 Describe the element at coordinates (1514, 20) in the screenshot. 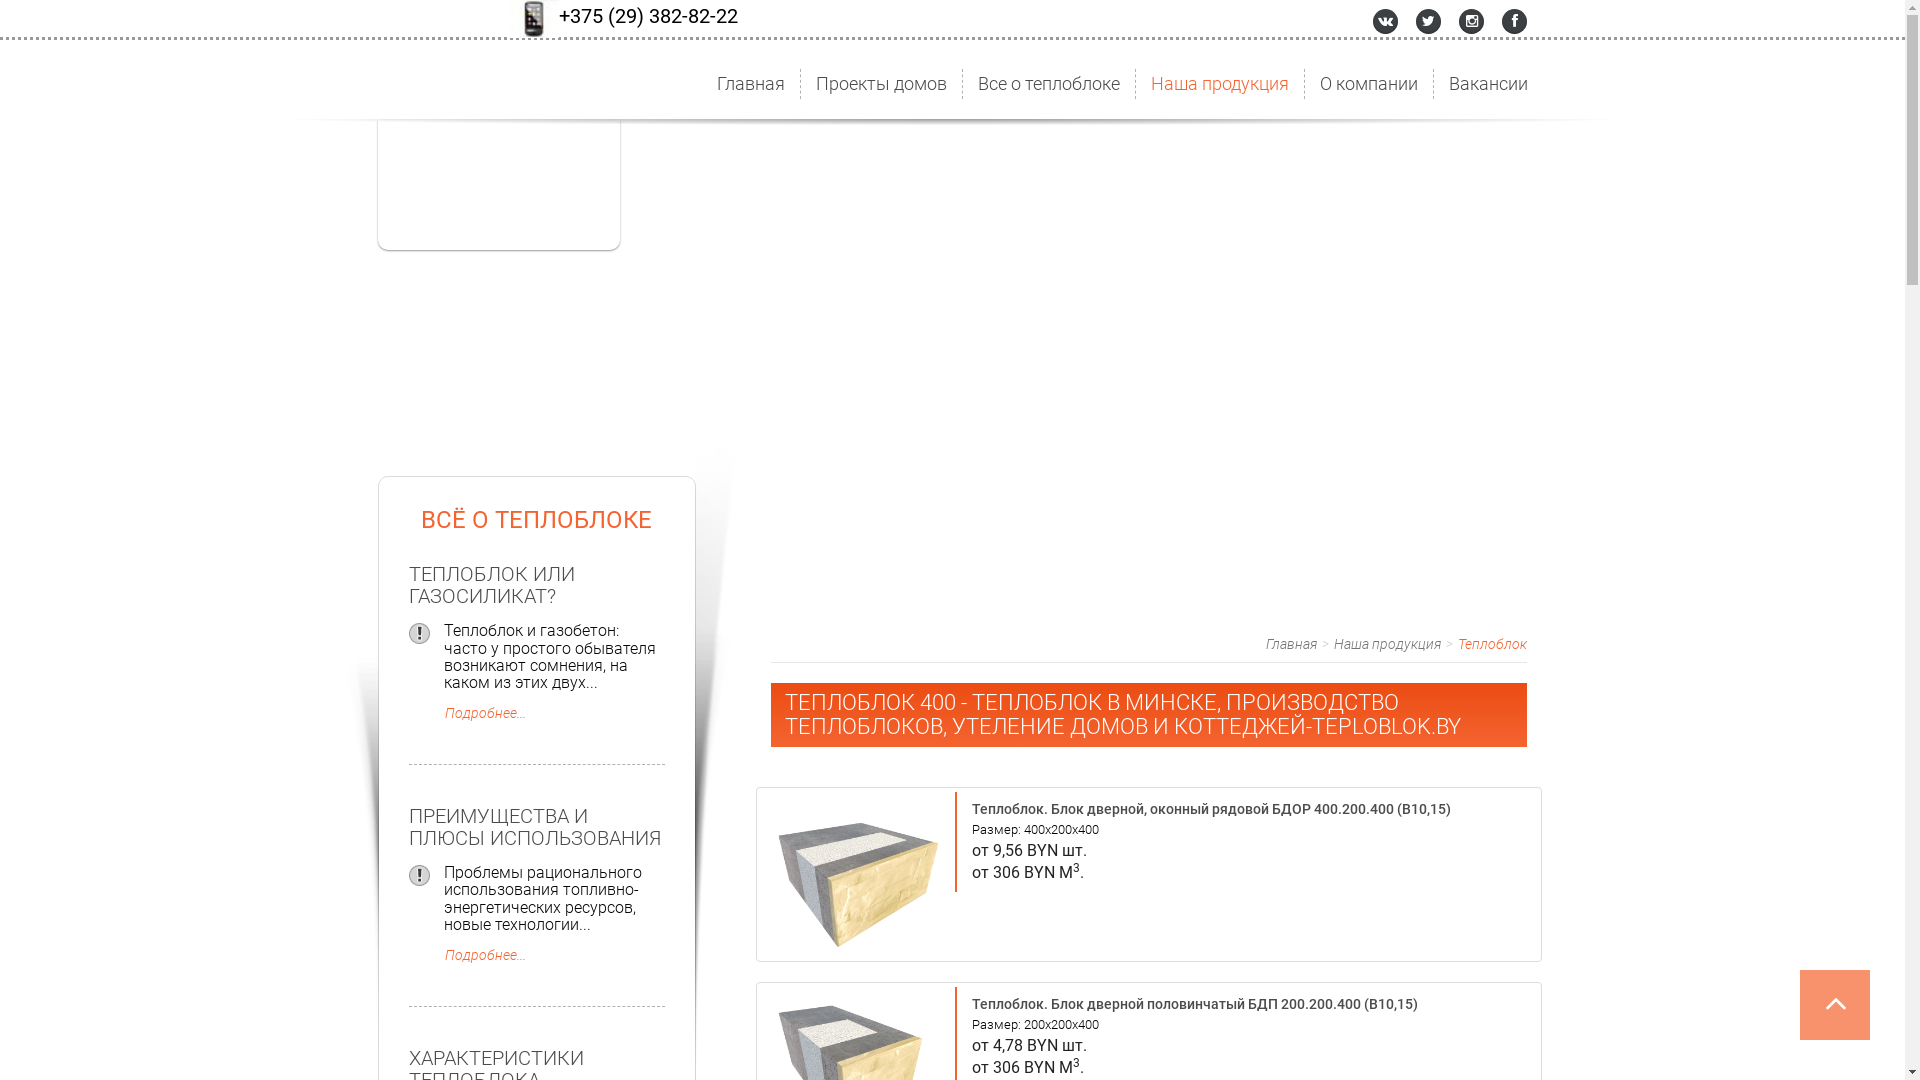

I see `'Instagram'` at that location.